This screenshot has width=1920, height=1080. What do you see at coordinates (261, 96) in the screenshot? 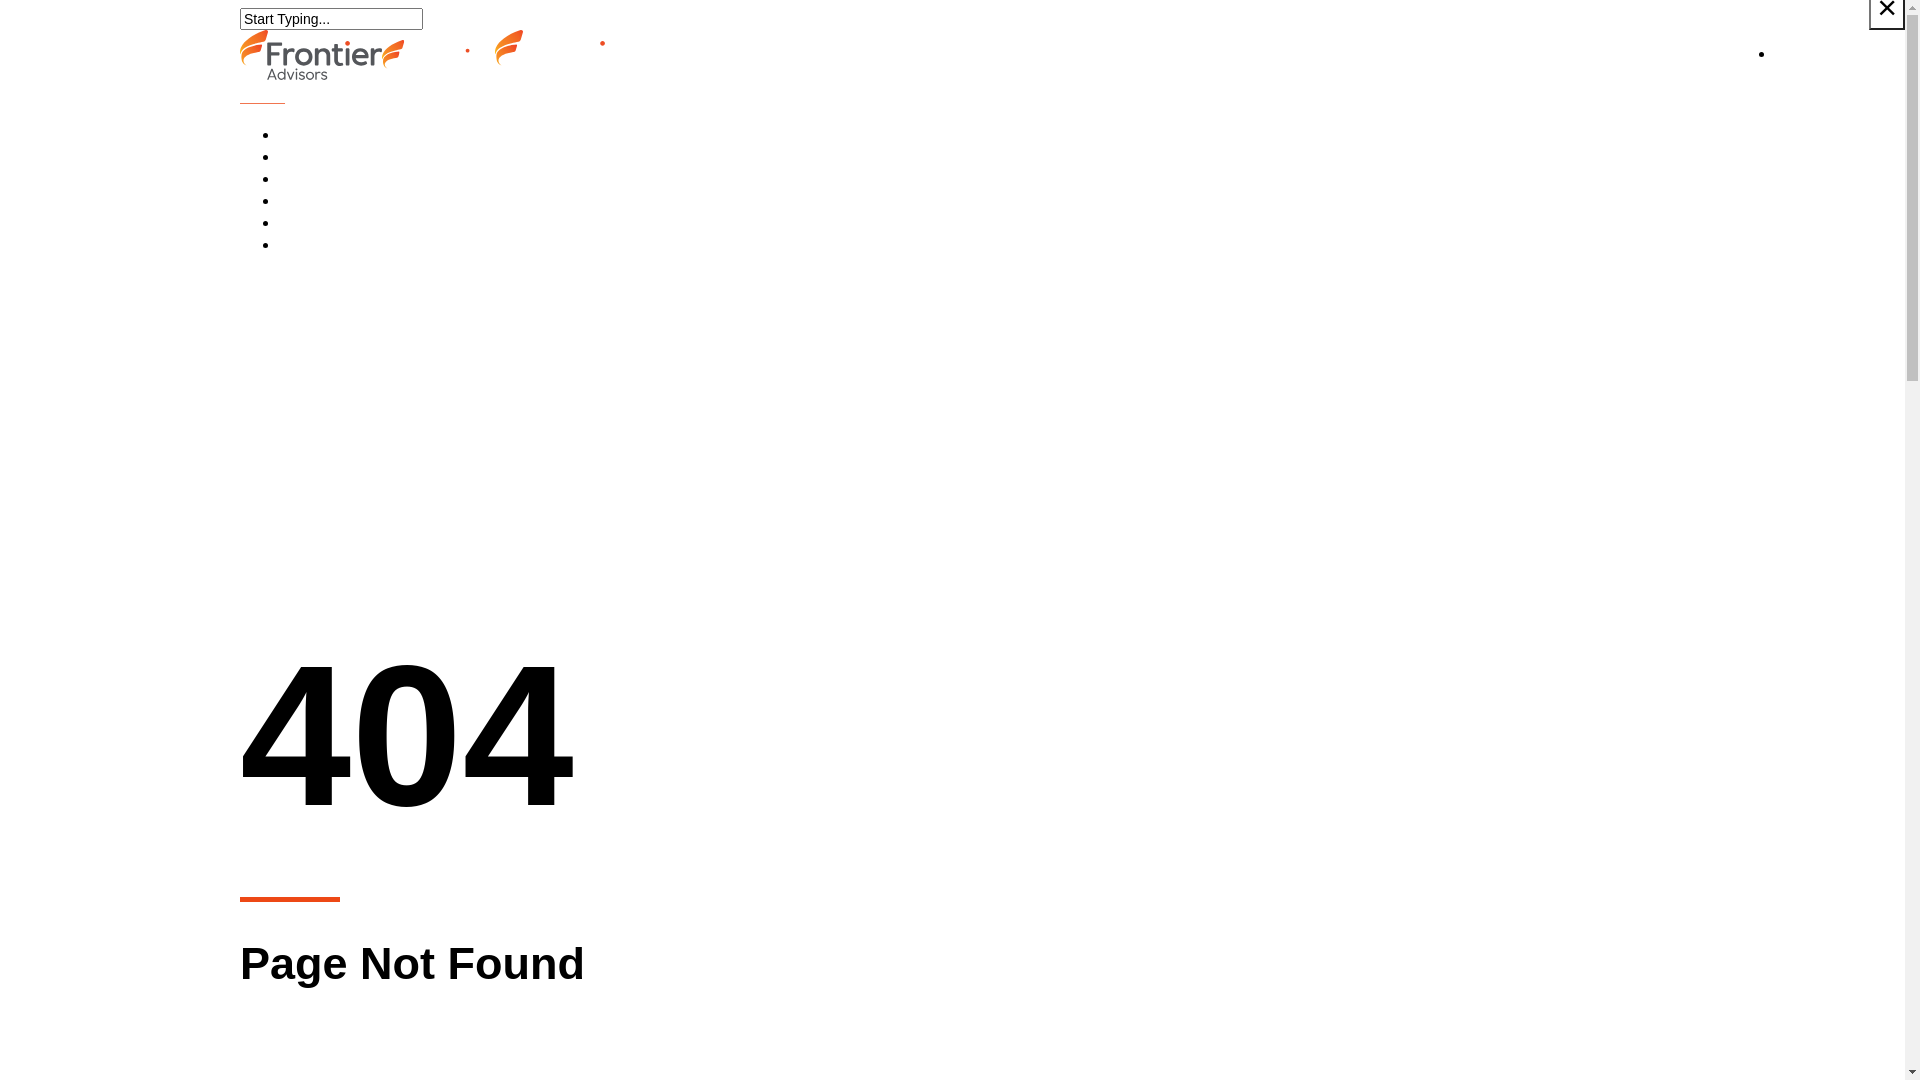
I see `'Menu'` at bounding box center [261, 96].